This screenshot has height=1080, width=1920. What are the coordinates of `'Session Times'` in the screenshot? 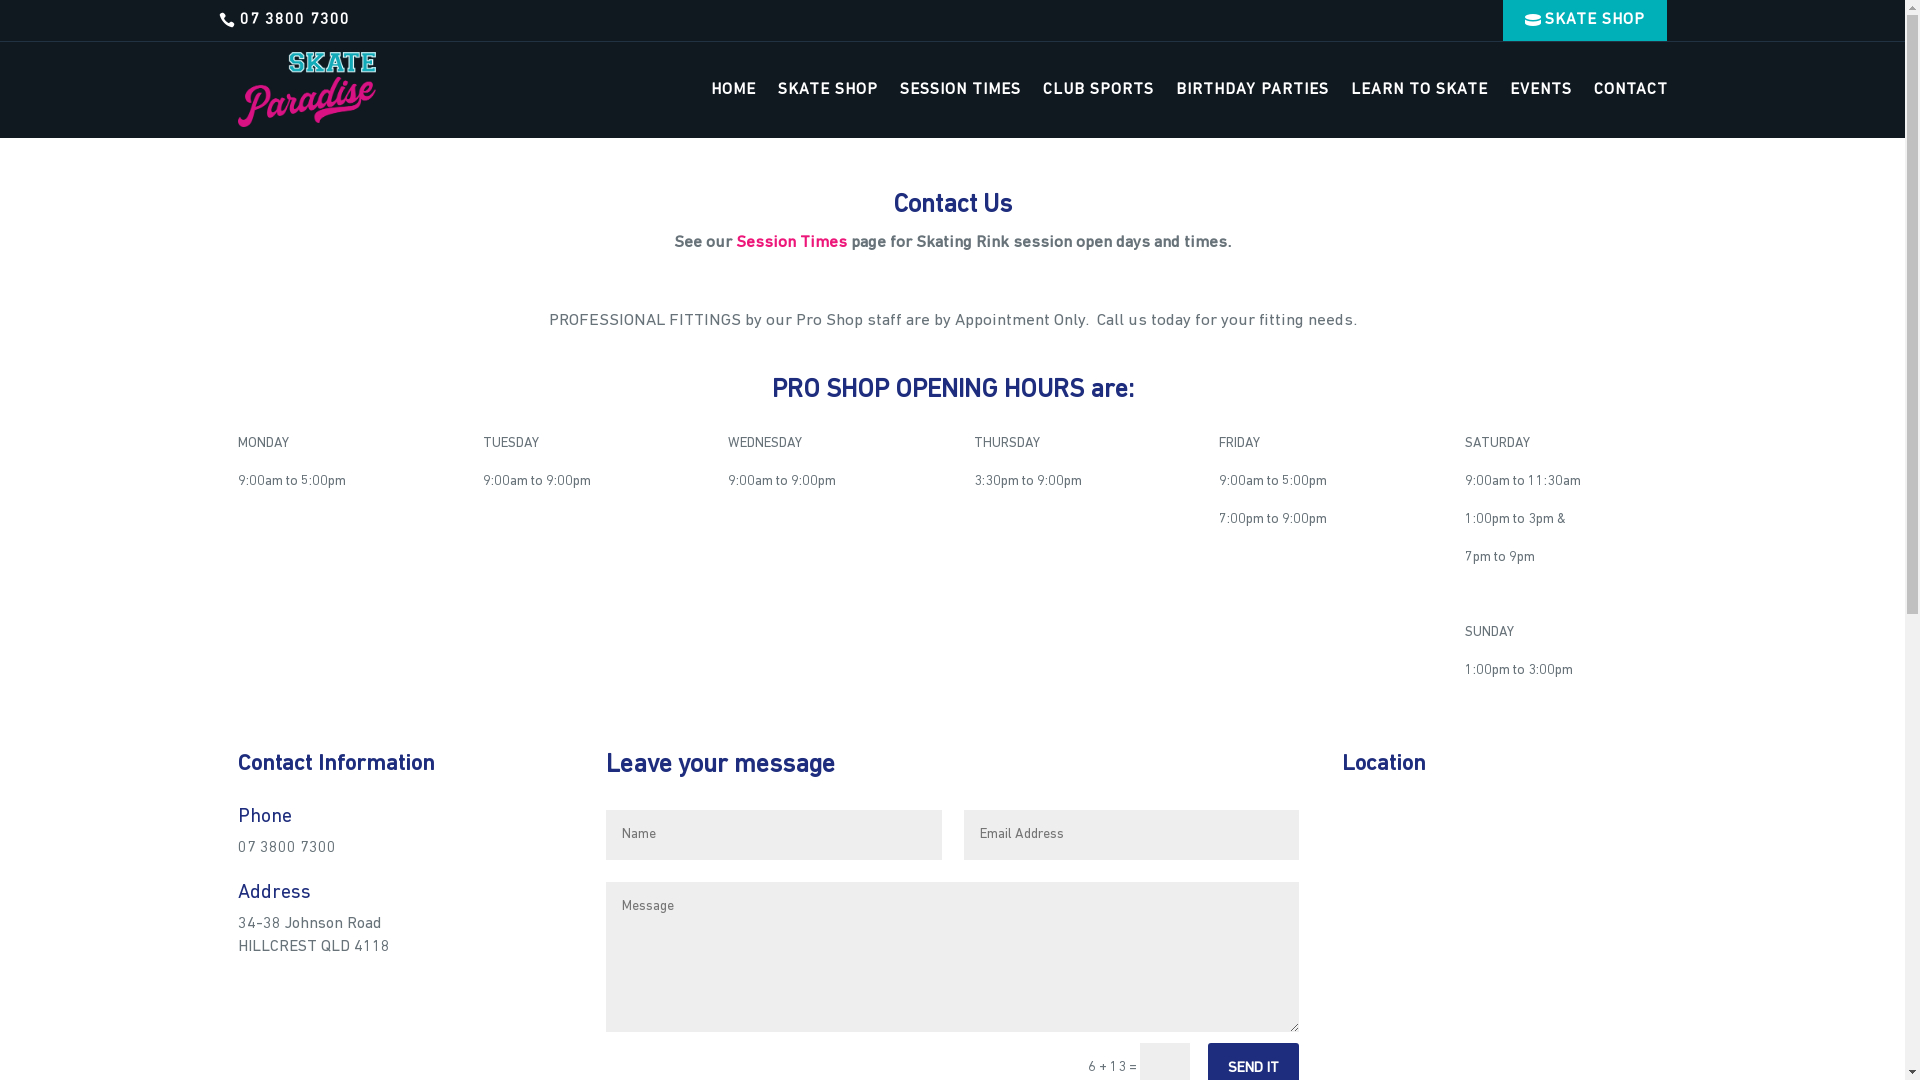 It's located at (790, 241).